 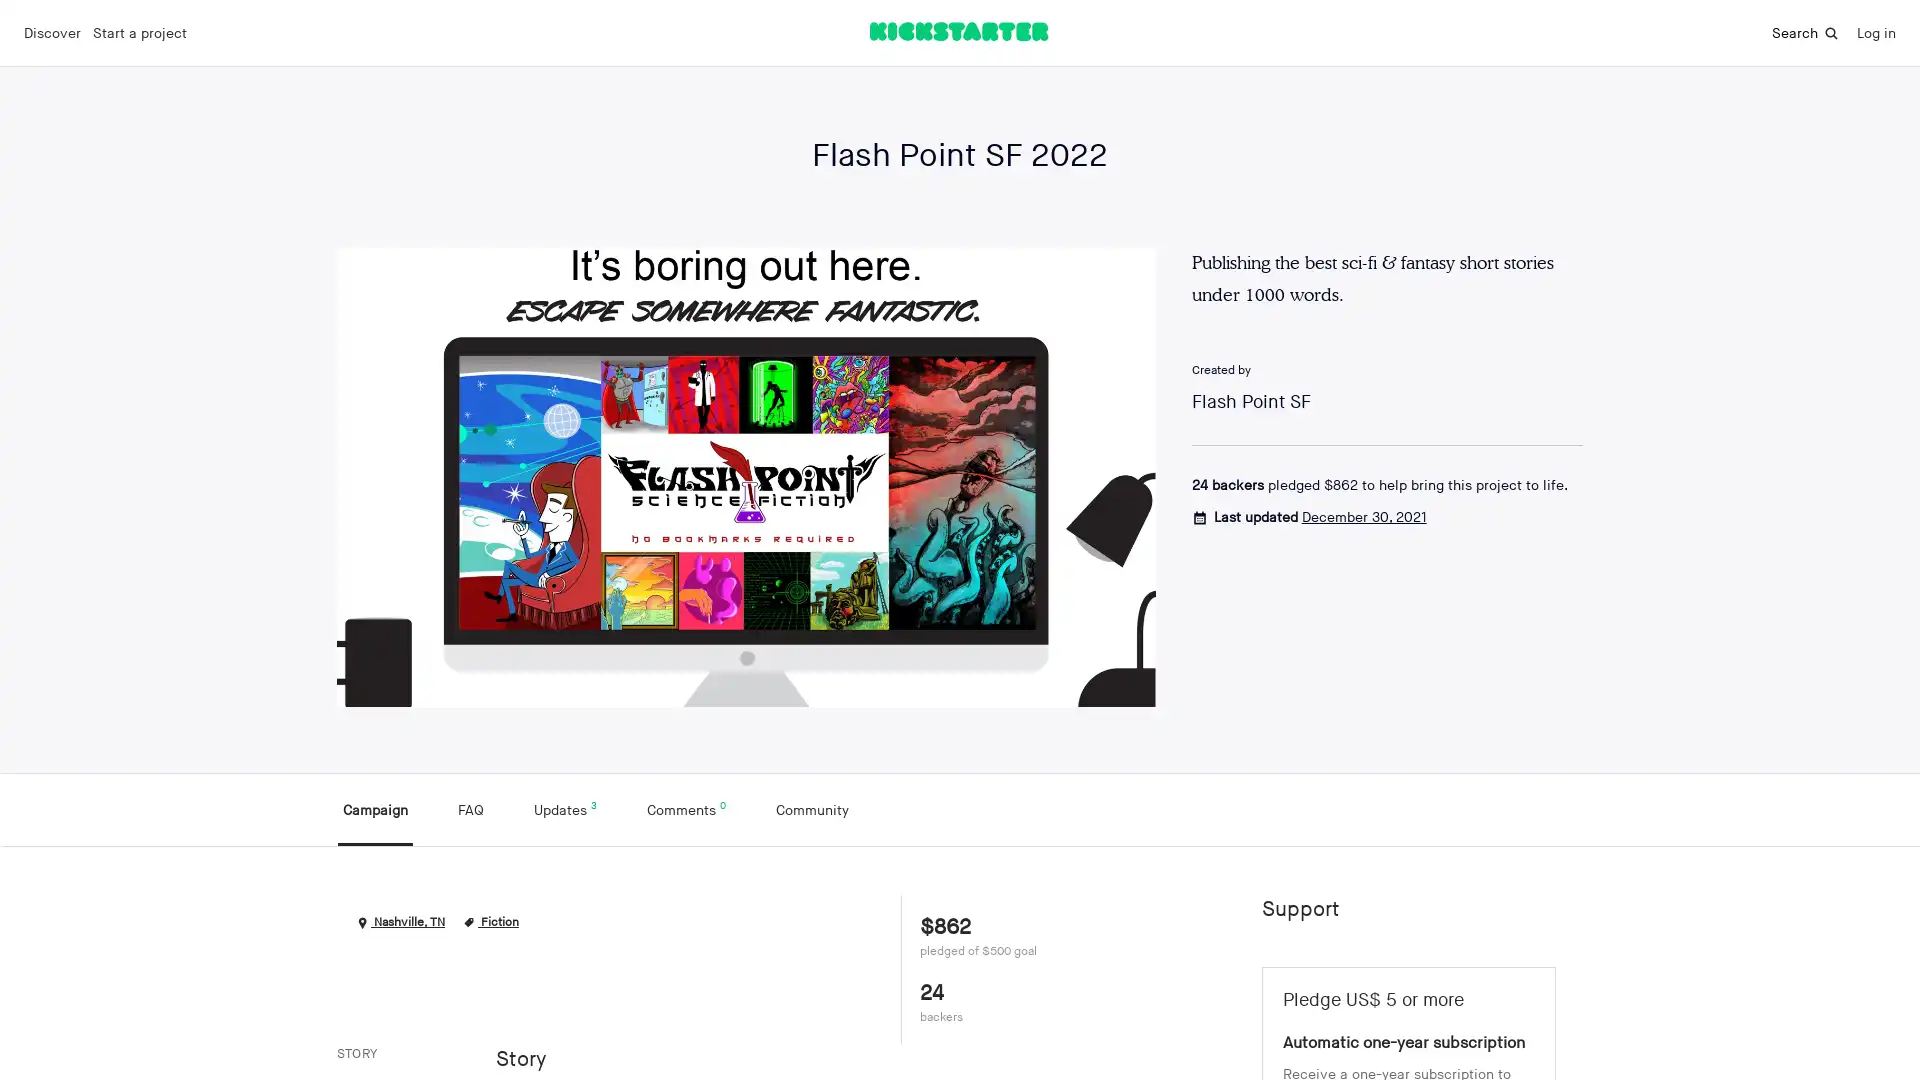 I want to click on Search, so click(x=1805, y=32).